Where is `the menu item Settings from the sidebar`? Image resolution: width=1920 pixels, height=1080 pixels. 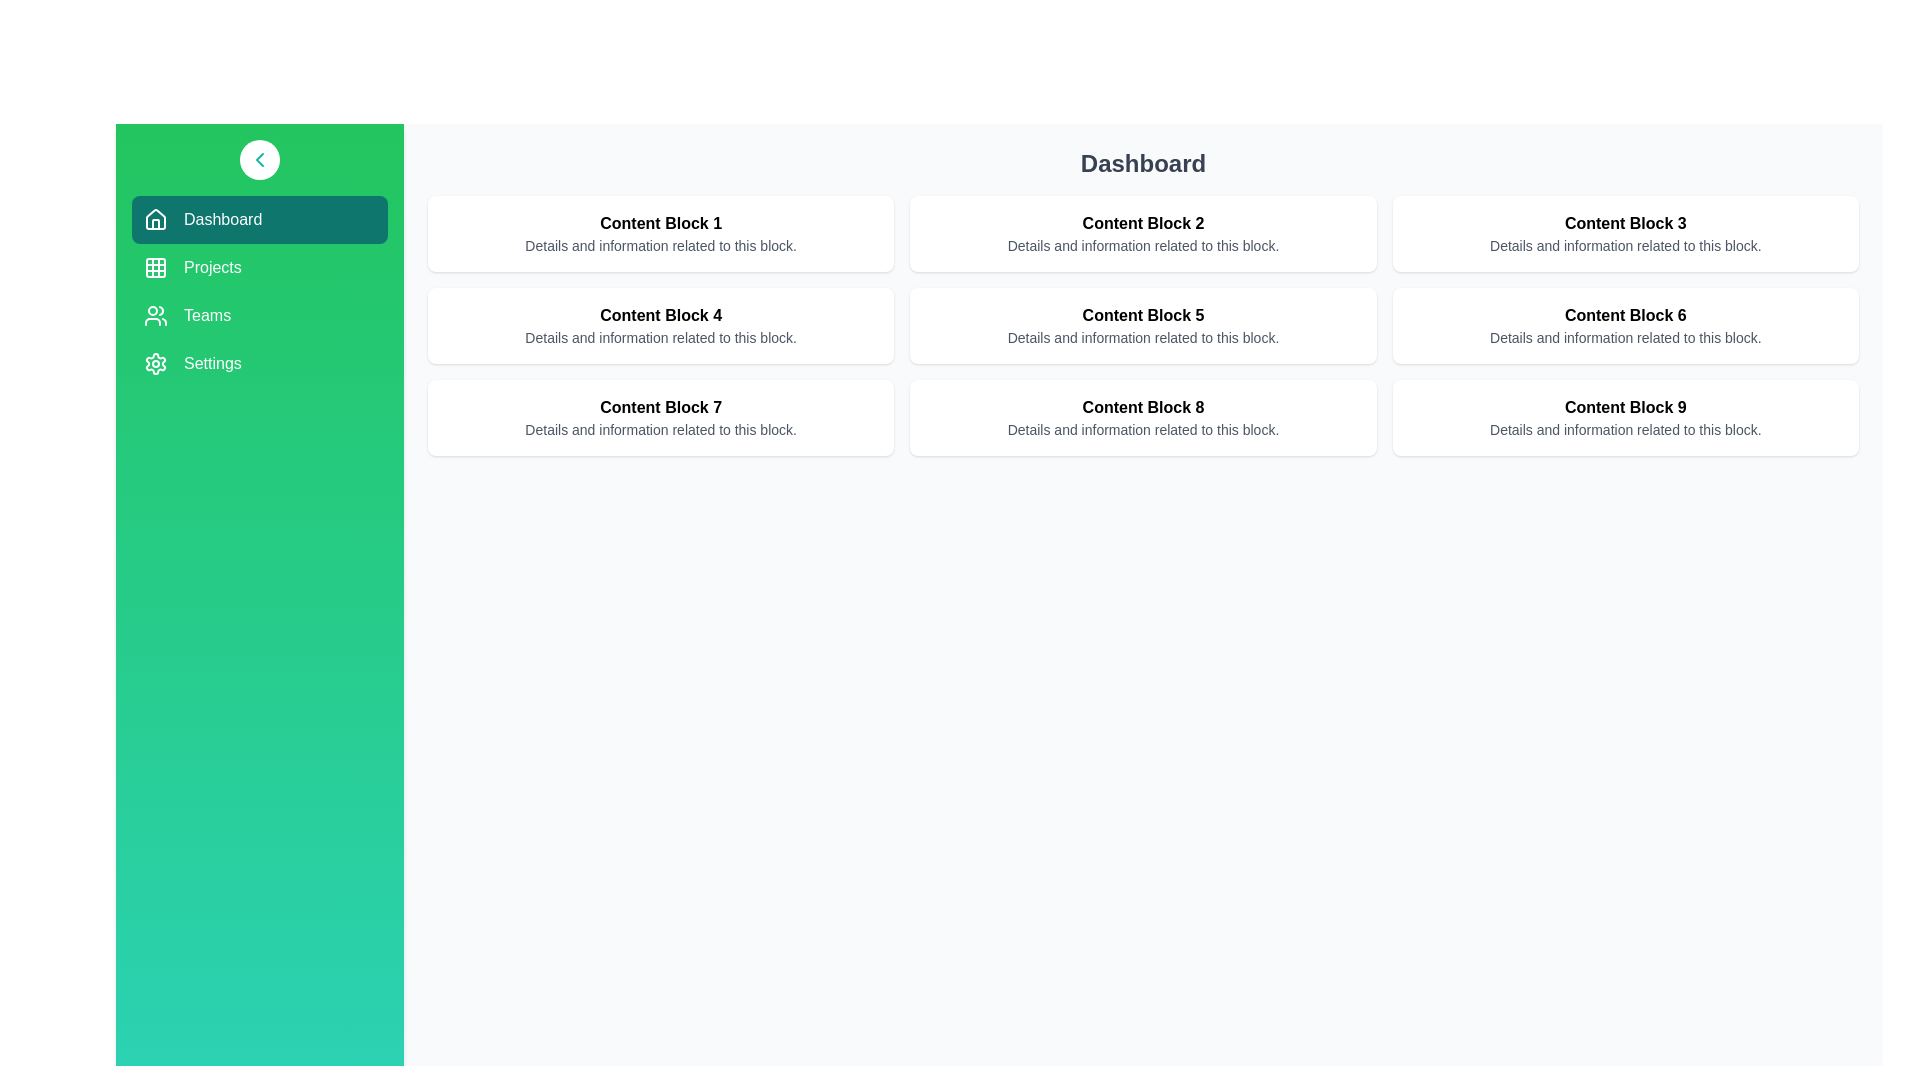 the menu item Settings from the sidebar is located at coordinates (258, 363).